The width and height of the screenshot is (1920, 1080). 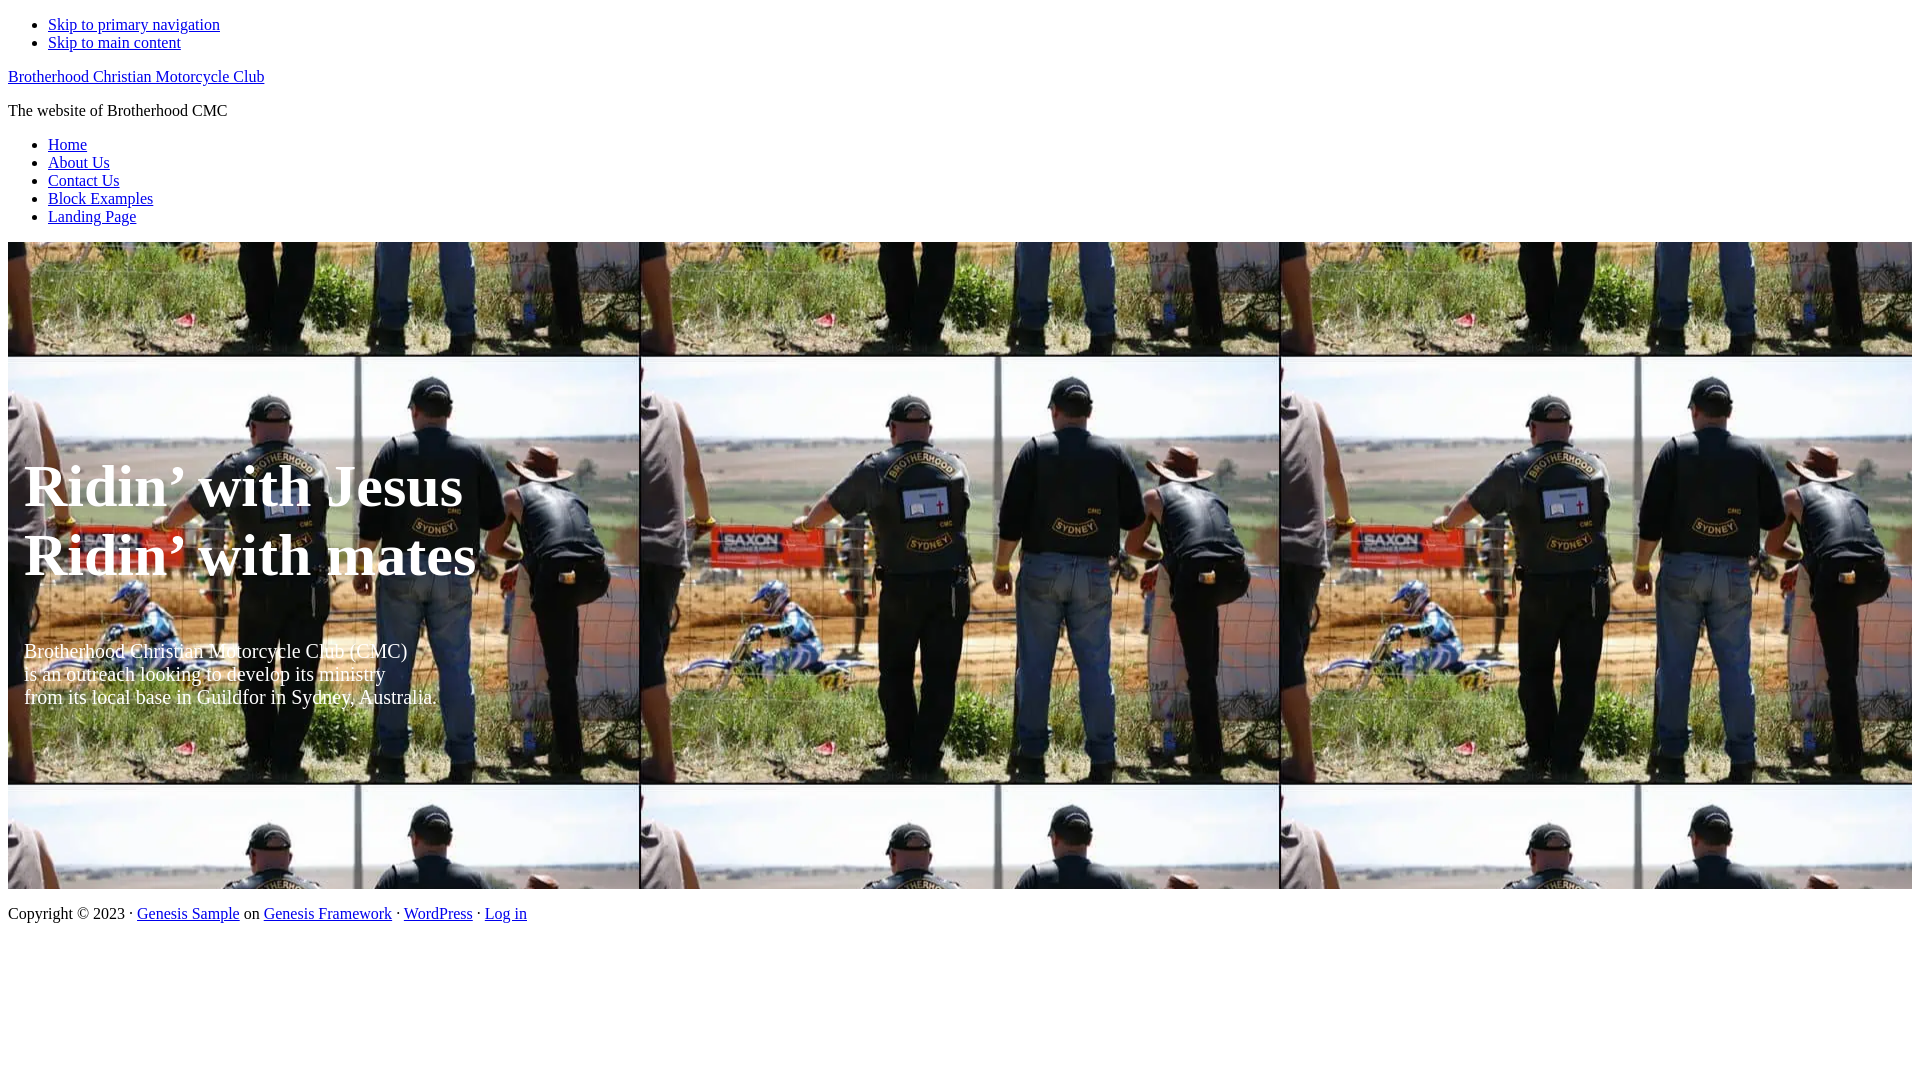 I want to click on 'Skip to main content', so click(x=113, y=42).